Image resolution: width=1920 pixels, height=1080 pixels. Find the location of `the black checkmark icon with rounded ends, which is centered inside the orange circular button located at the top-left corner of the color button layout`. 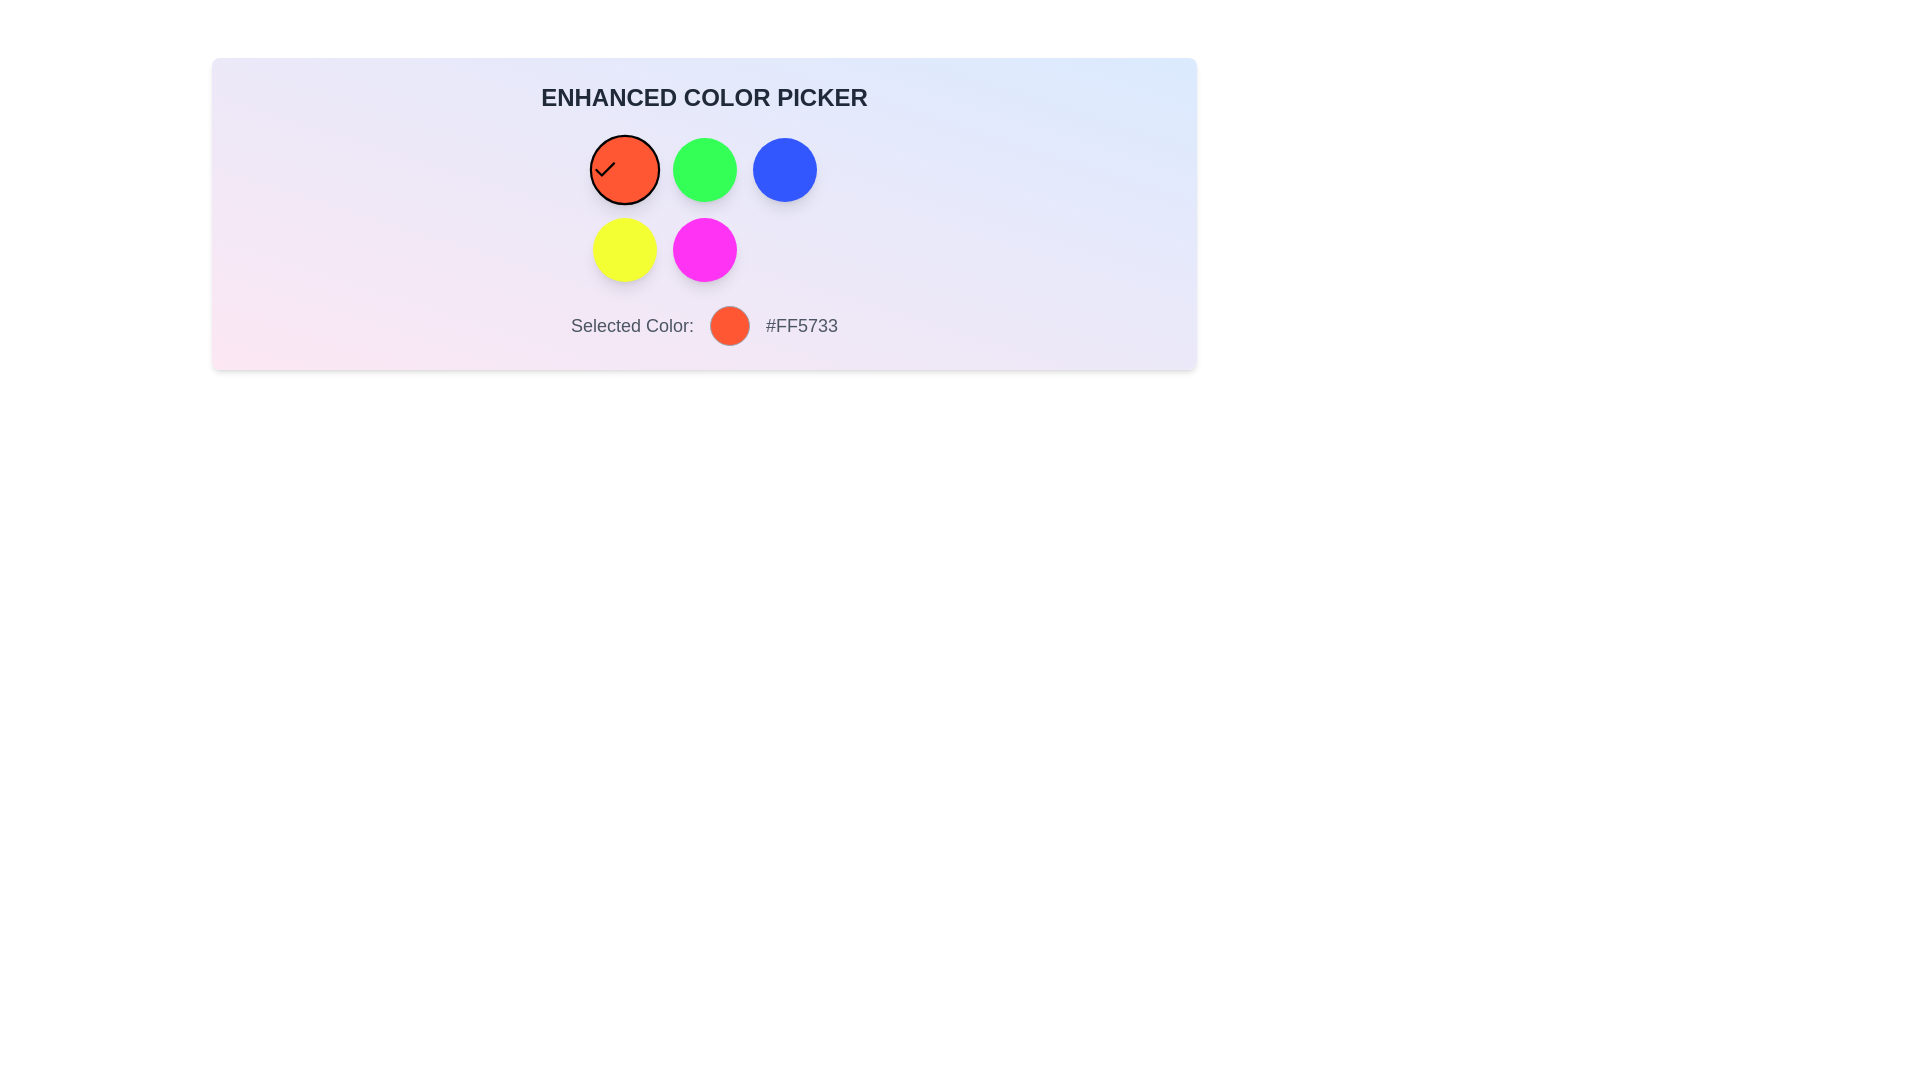

the black checkmark icon with rounded ends, which is centered inside the orange circular button located at the top-left corner of the color button layout is located at coordinates (603, 168).